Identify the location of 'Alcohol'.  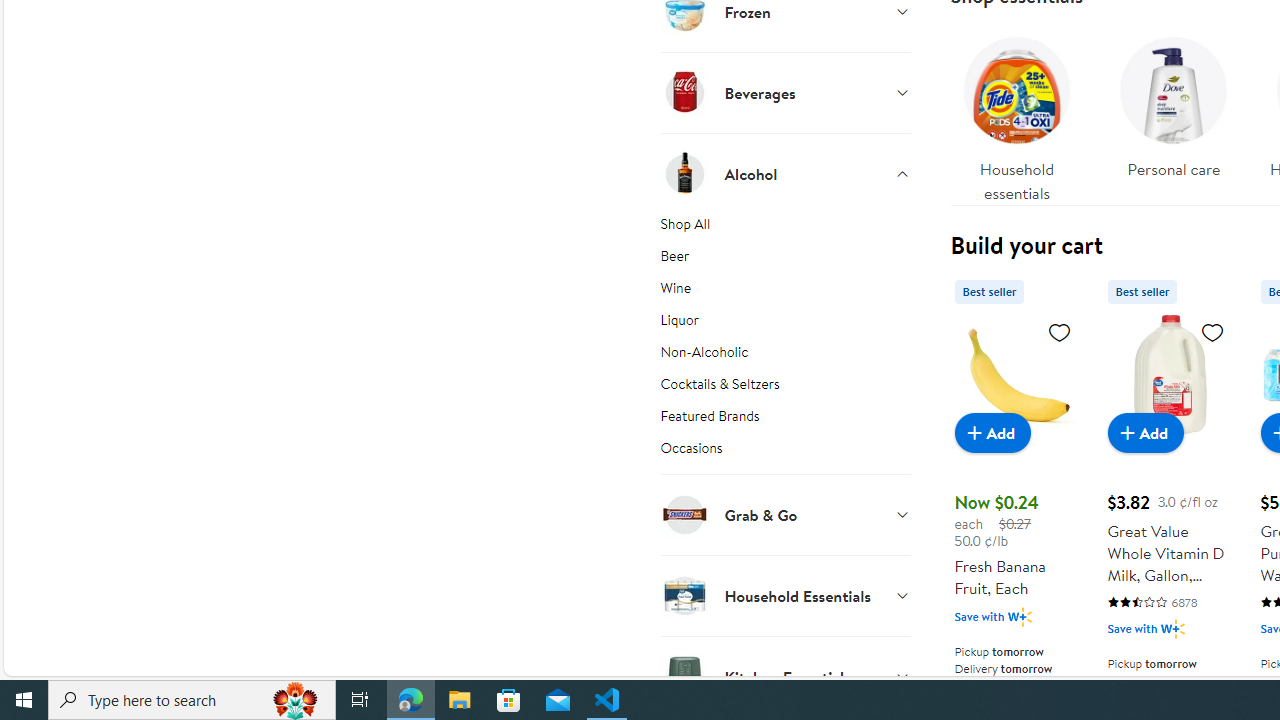
(784, 172).